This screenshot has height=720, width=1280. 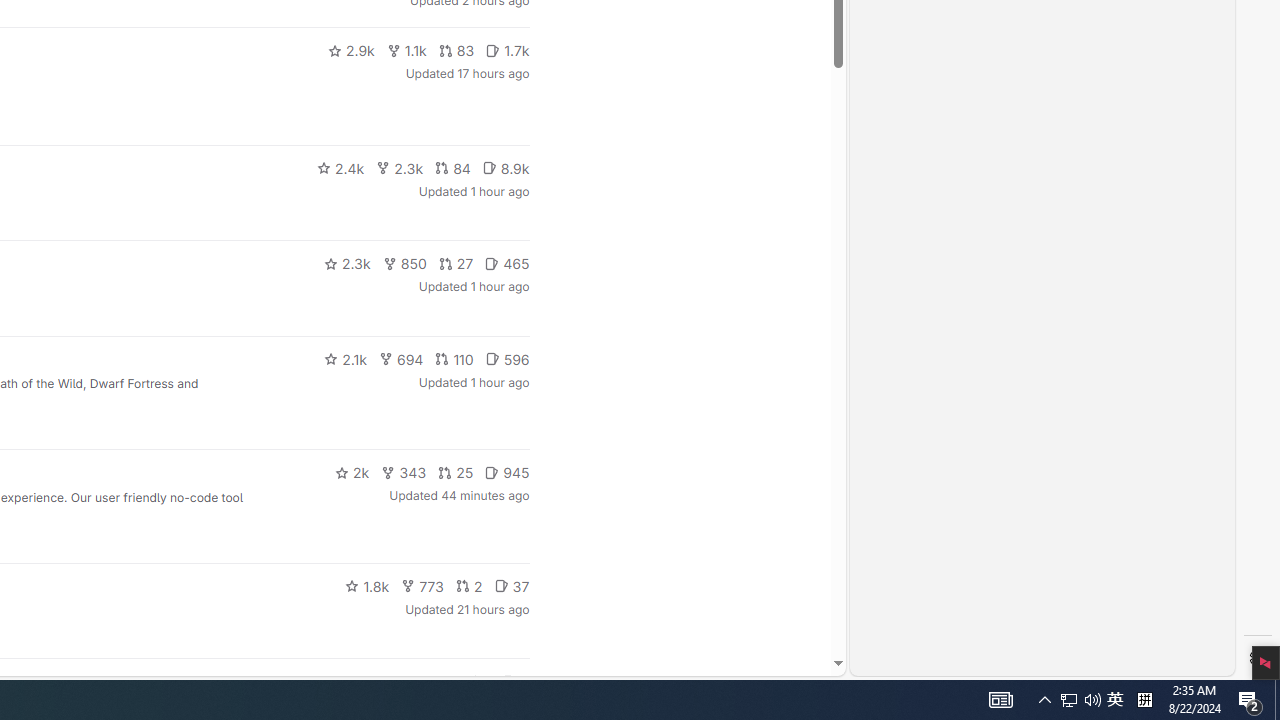 What do you see at coordinates (453, 357) in the screenshot?
I see `'110'` at bounding box center [453, 357].